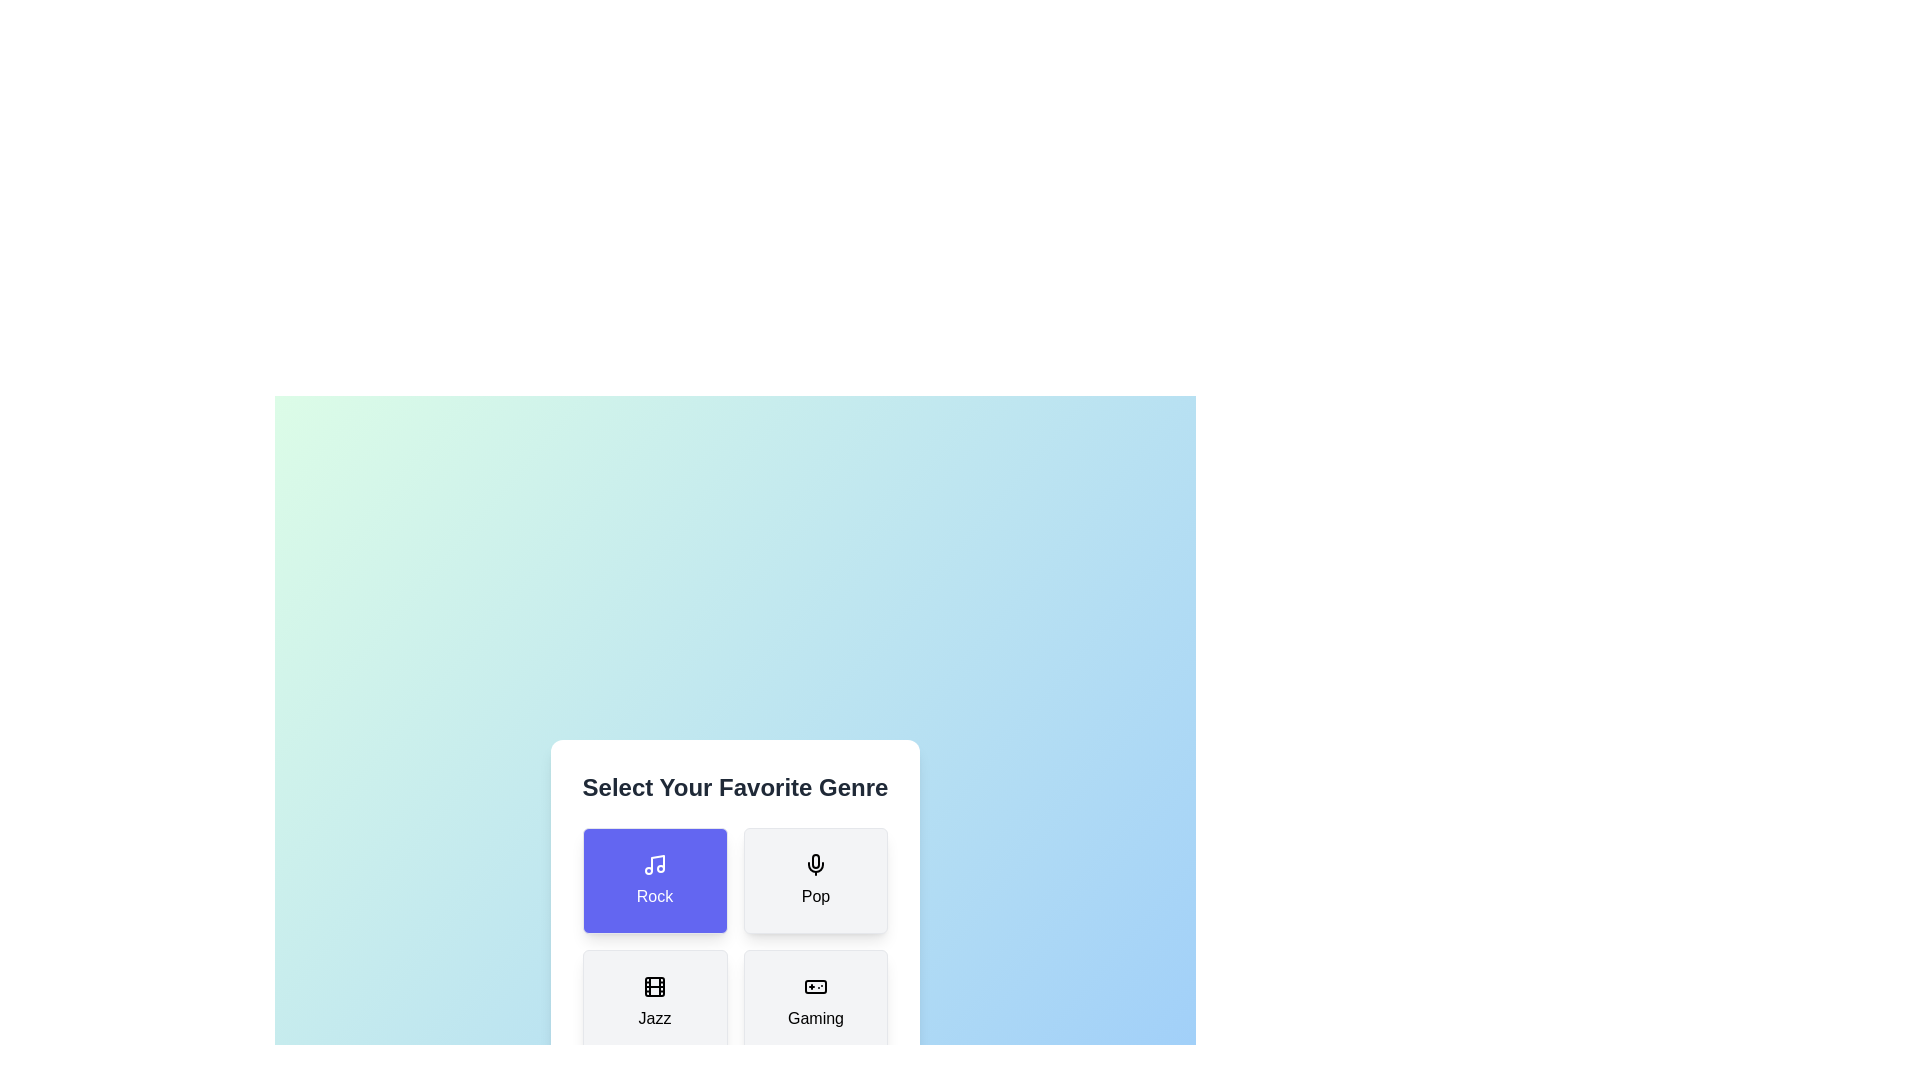 Image resolution: width=1920 pixels, height=1080 pixels. I want to click on the rock button to observe its hover effect, so click(654, 879).